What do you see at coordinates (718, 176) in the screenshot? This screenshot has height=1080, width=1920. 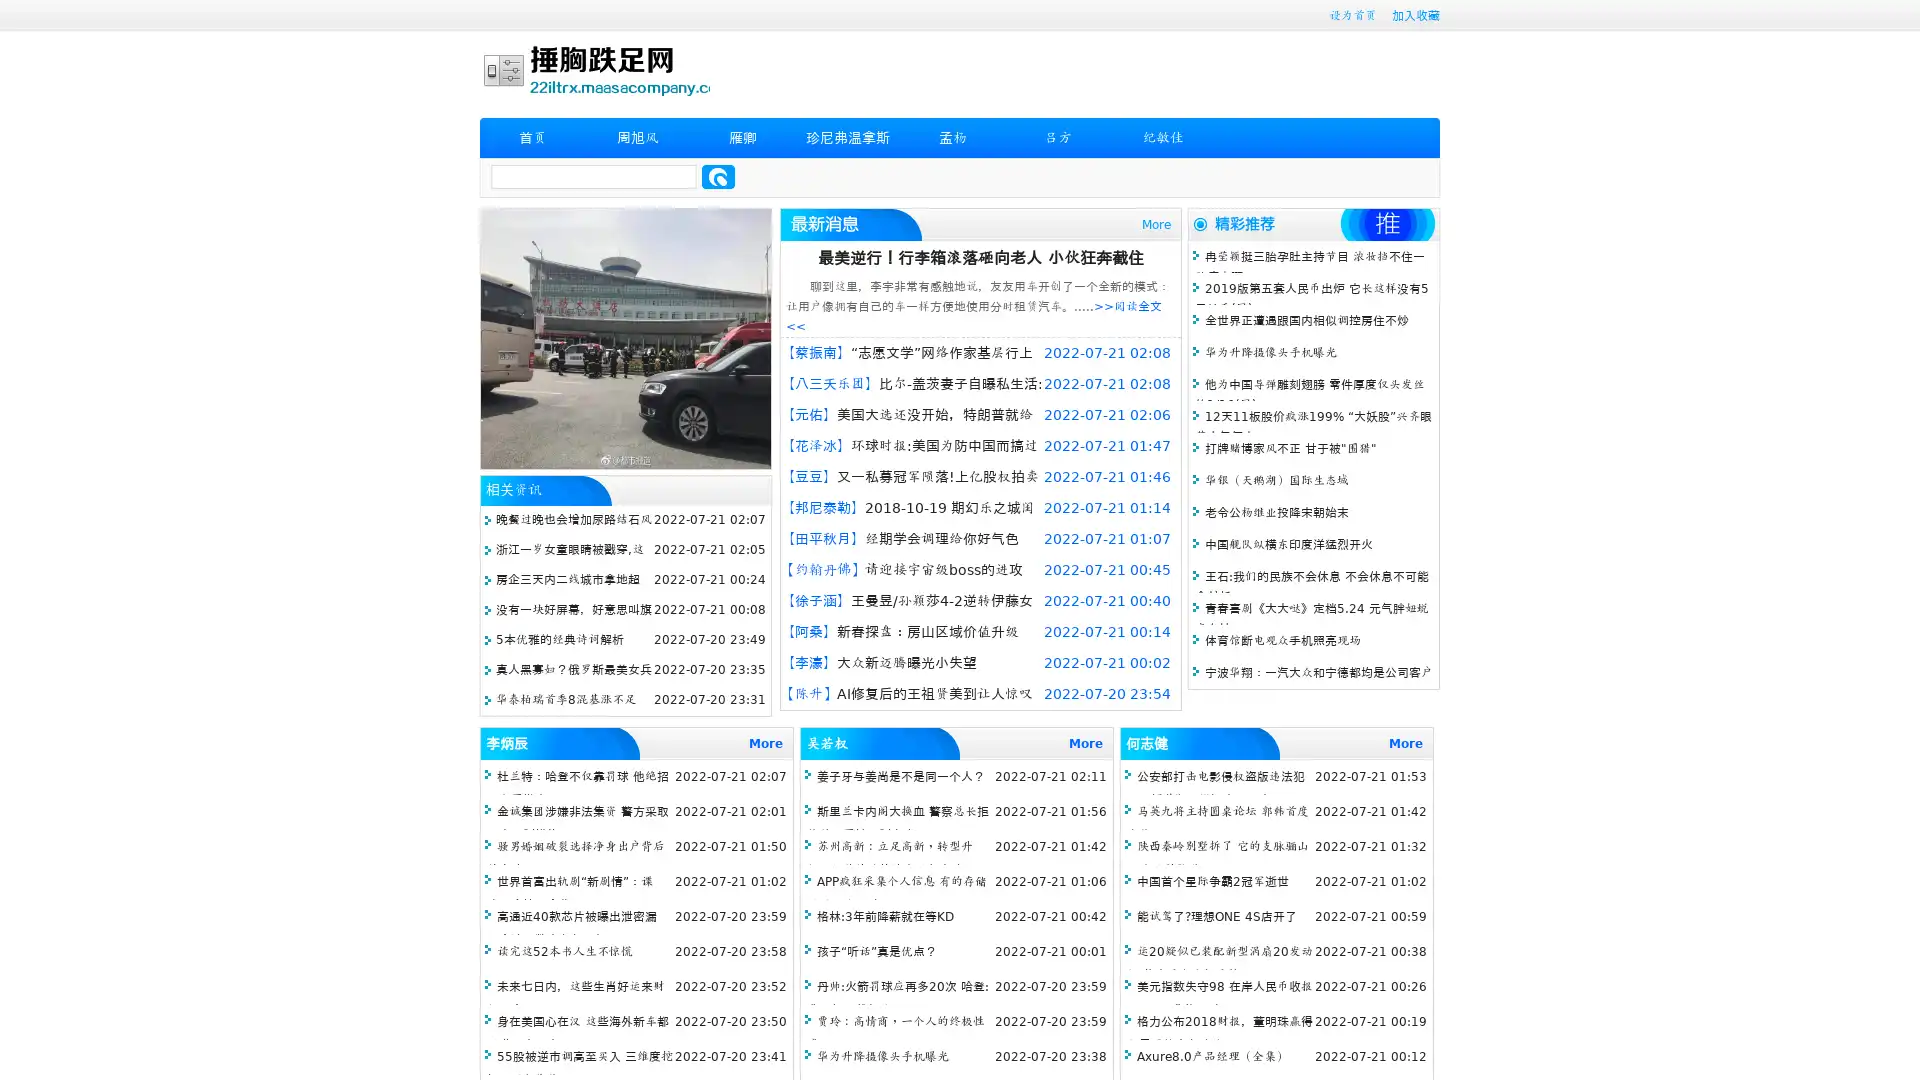 I see `Search` at bounding box center [718, 176].